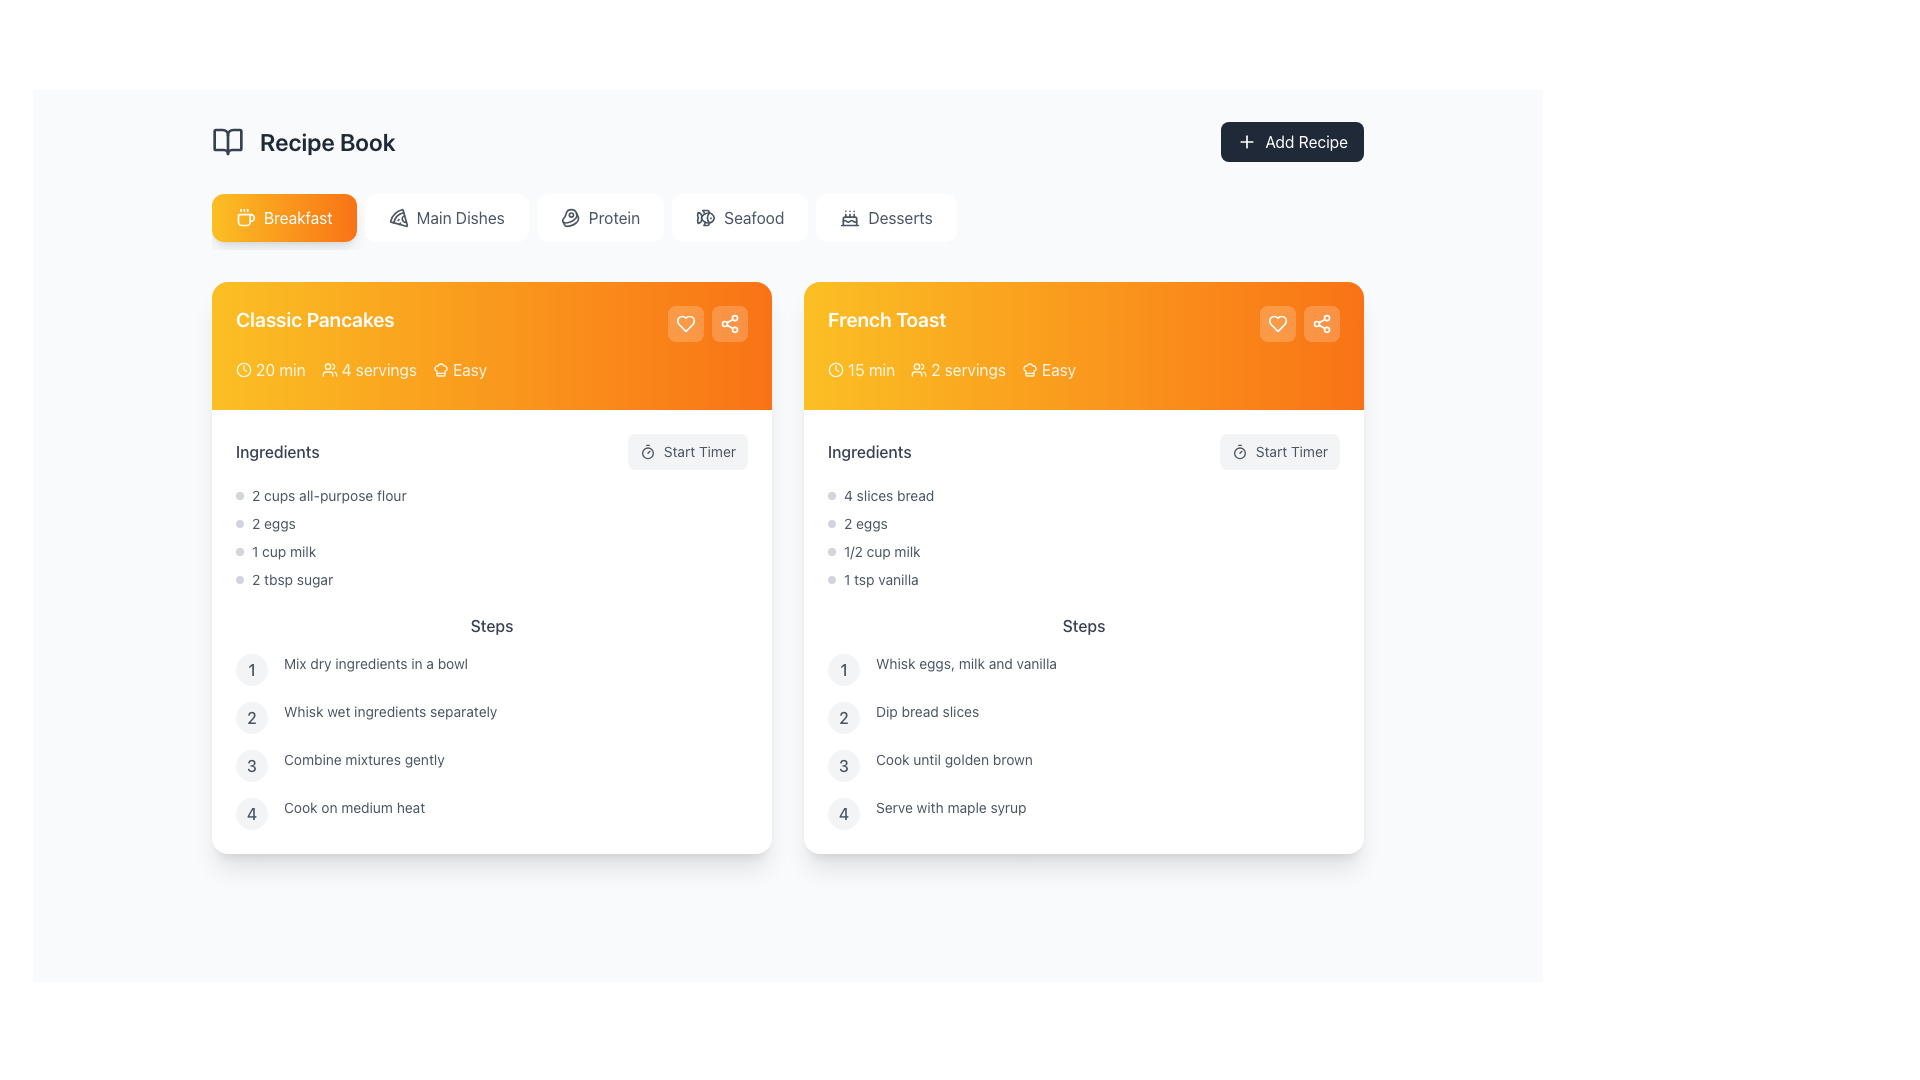  What do you see at coordinates (786, 222) in the screenshot?
I see `the seafood category button, which is the fourth button from the left in a horizontal list of category buttons, to filter recipes displayed on the page to only show seafood-related dishes` at bounding box center [786, 222].